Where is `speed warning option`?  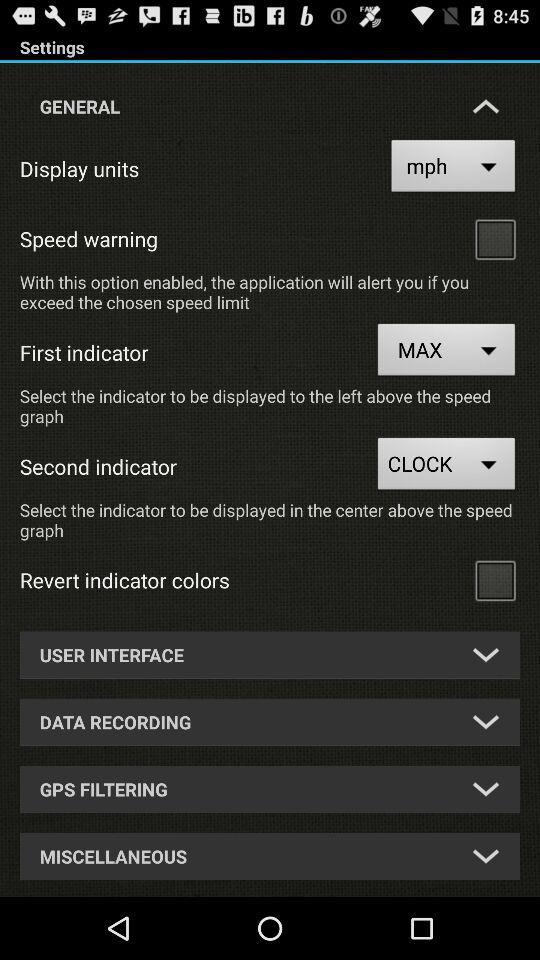 speed warning option is located at coordinates (494, 238).